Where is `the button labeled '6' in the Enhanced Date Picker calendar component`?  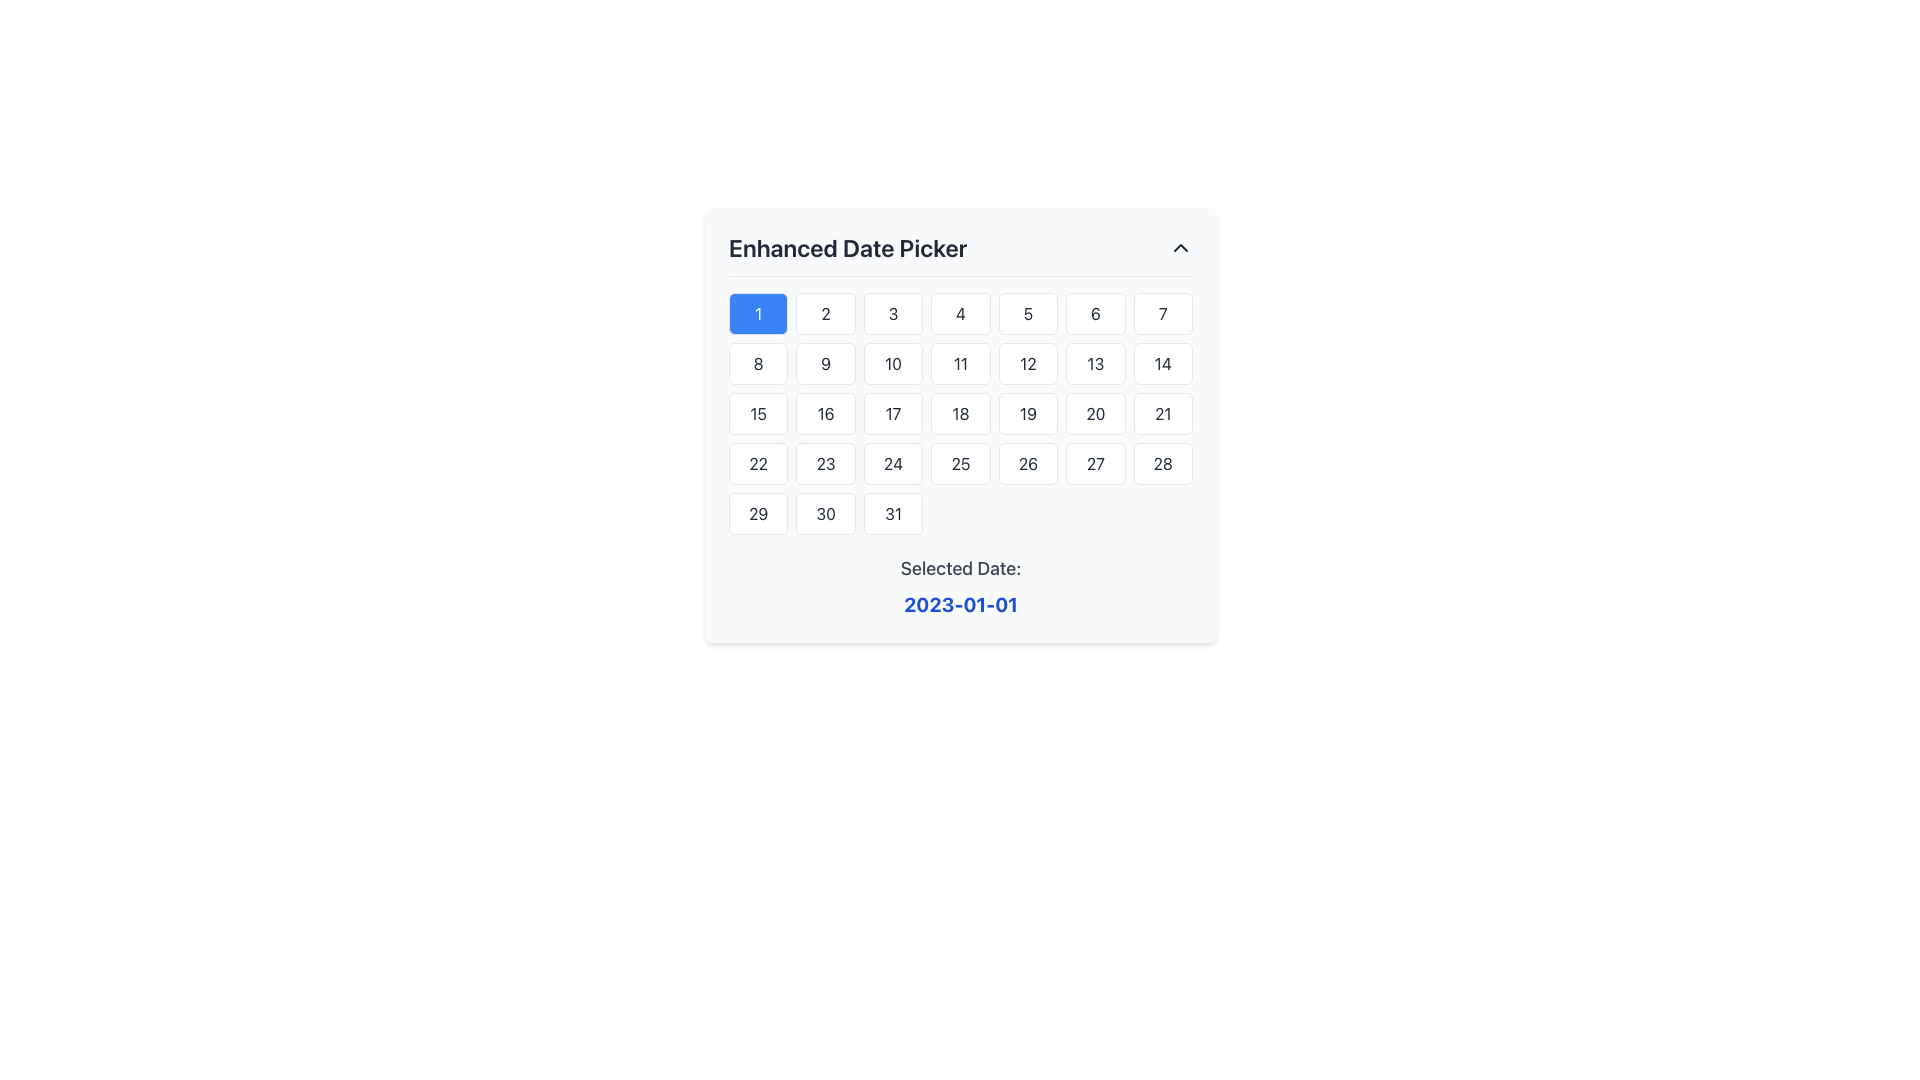 the button labeled '6' in the Enhanced Date Picker calendar component is located at coordinates (1094, 313).